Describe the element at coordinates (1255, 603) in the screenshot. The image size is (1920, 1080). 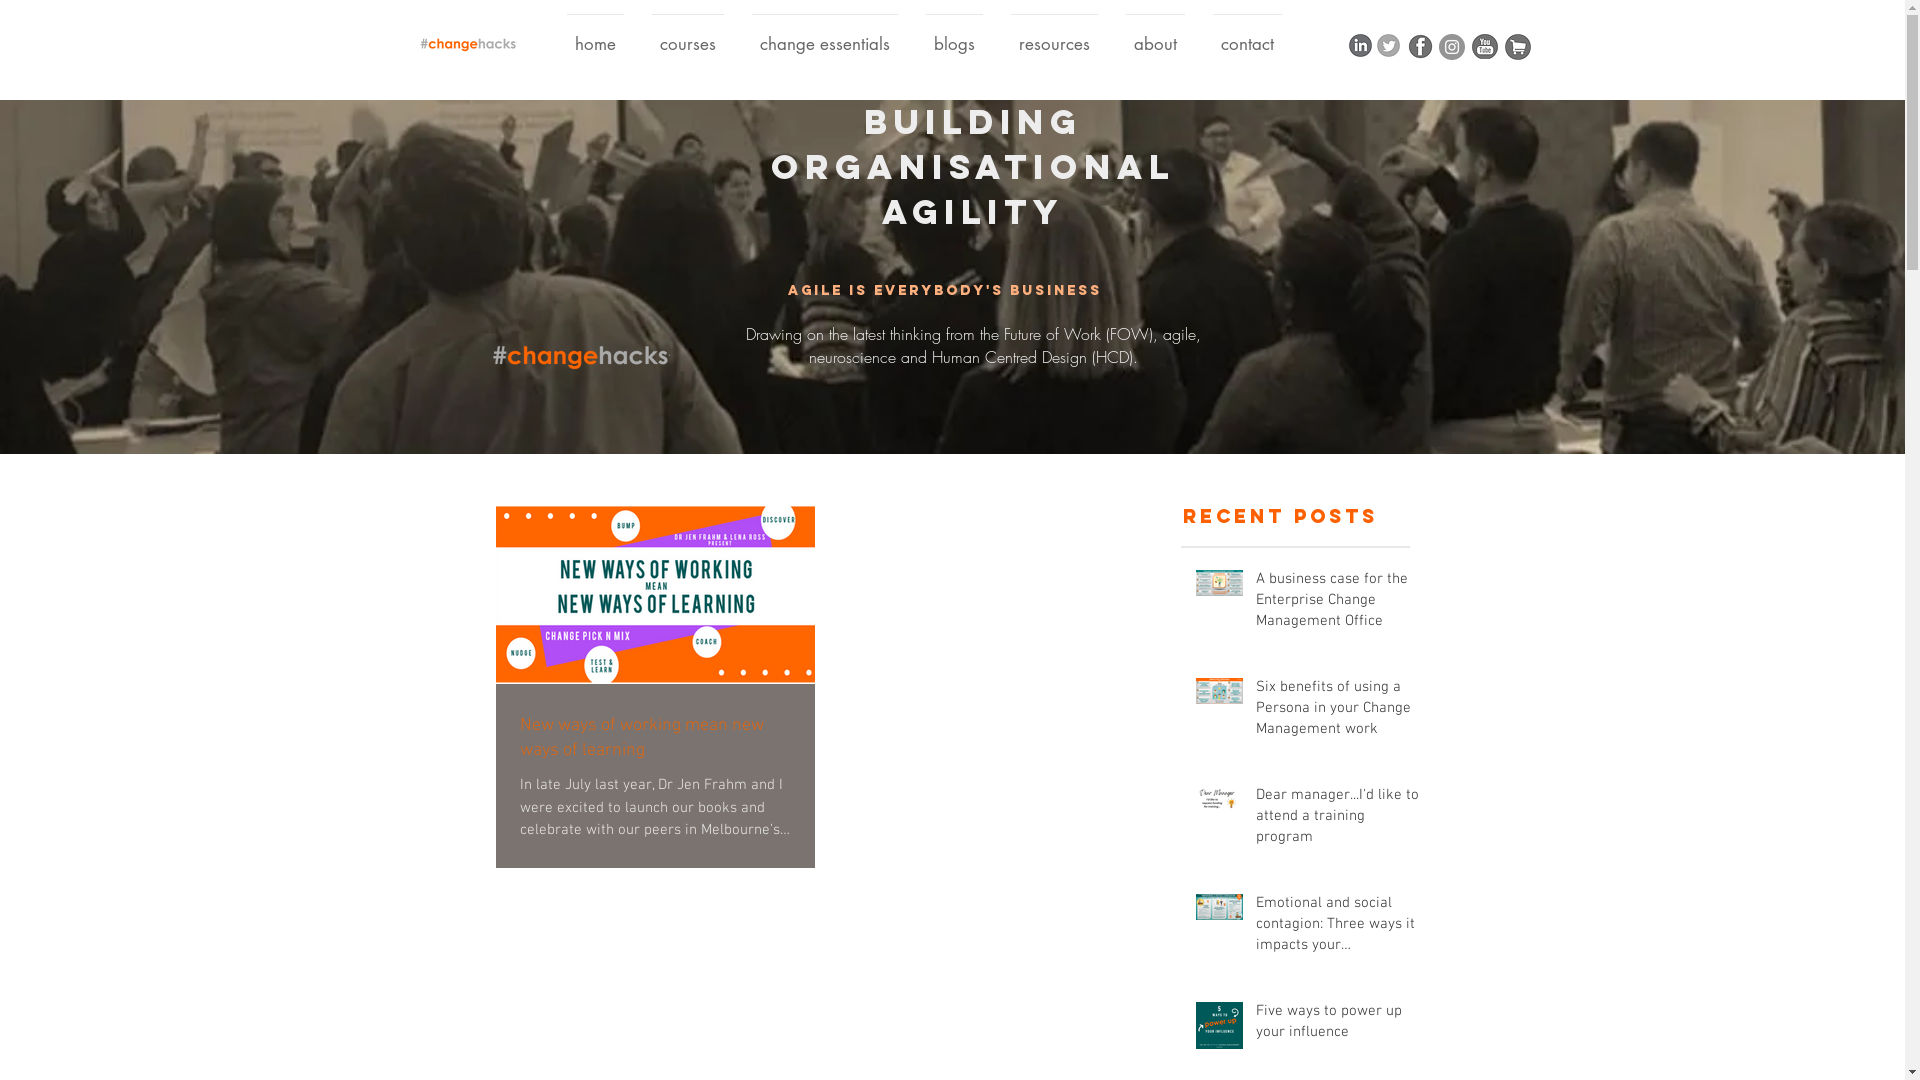
I see `'A business case for the Enterprise Change Management Office'` at that location.